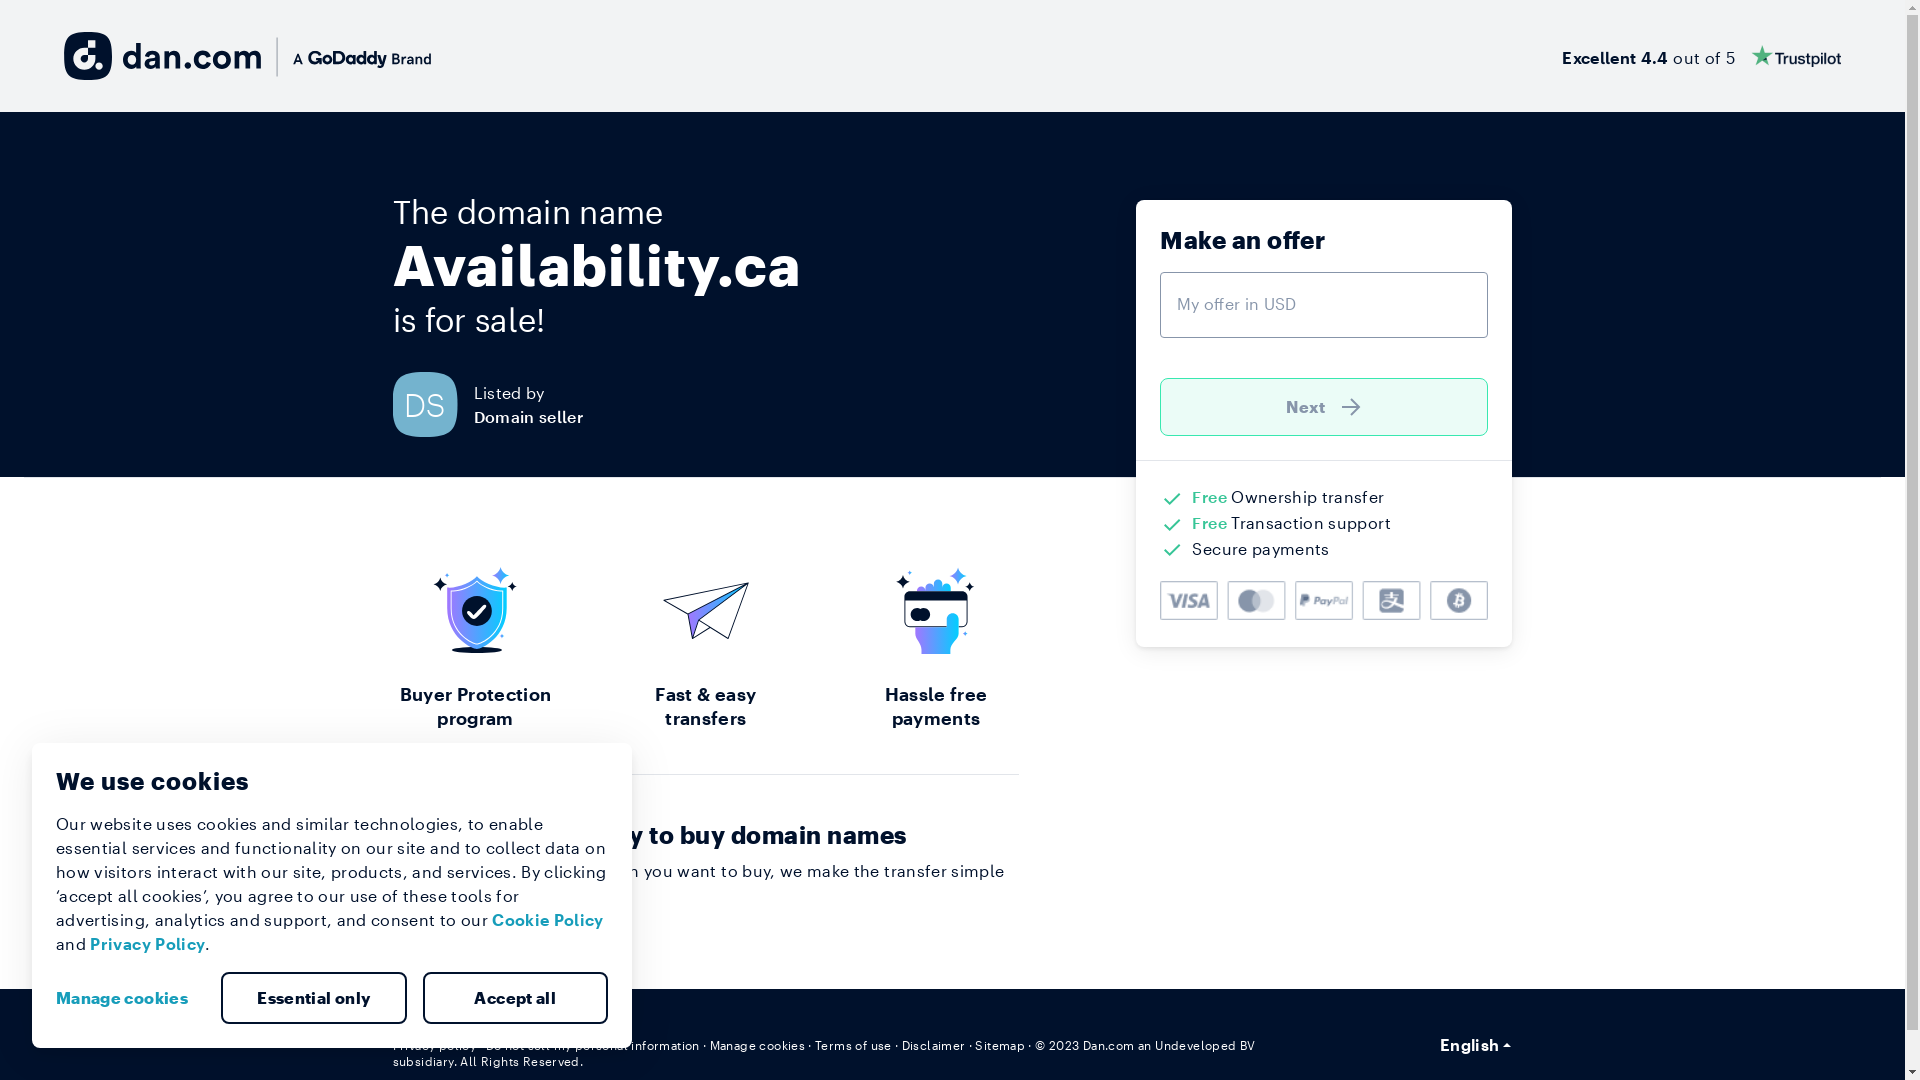 This screenshot has height=1080, width=1920. I want to click on 'DS', so click(431, 404).